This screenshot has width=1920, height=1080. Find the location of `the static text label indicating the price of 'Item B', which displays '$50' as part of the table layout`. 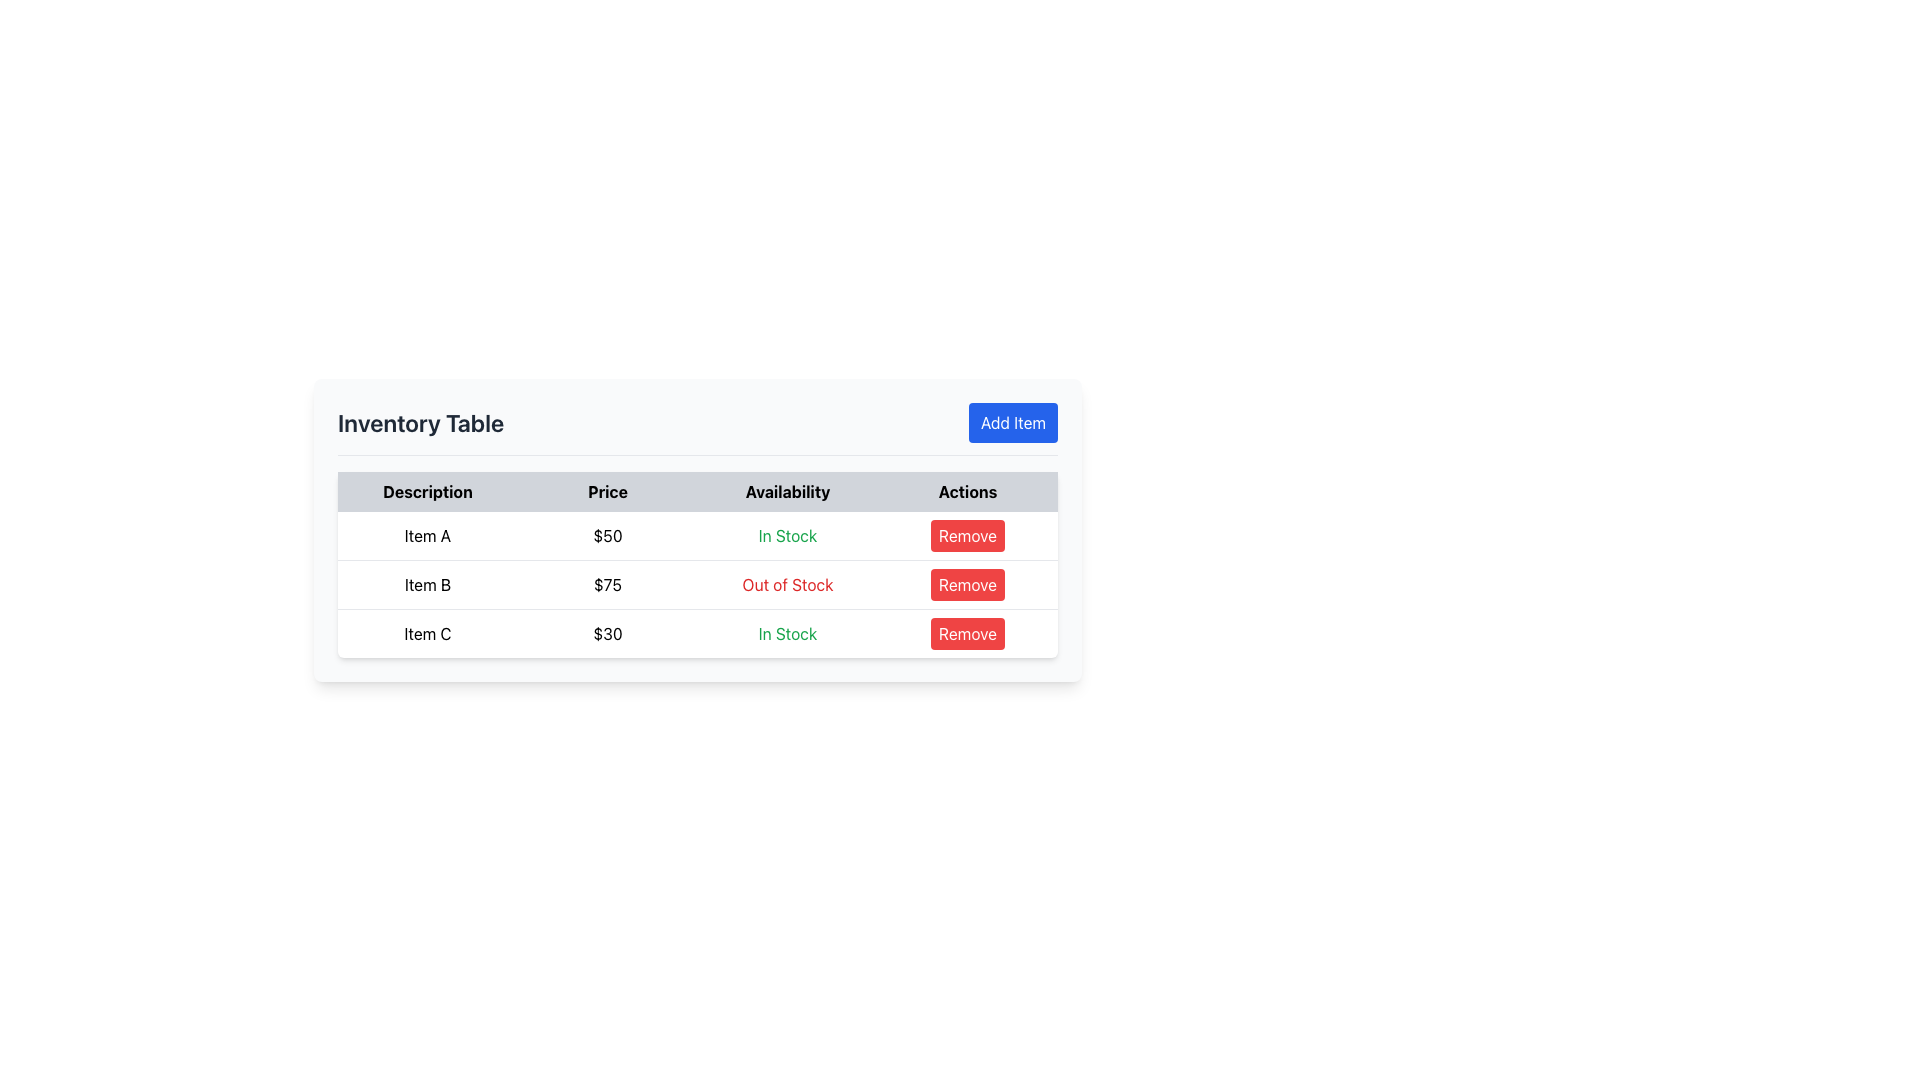

the static text label indicating the price of 'Item B', which displays '$50' as part of the table layout is located at coordinates (607, 585).